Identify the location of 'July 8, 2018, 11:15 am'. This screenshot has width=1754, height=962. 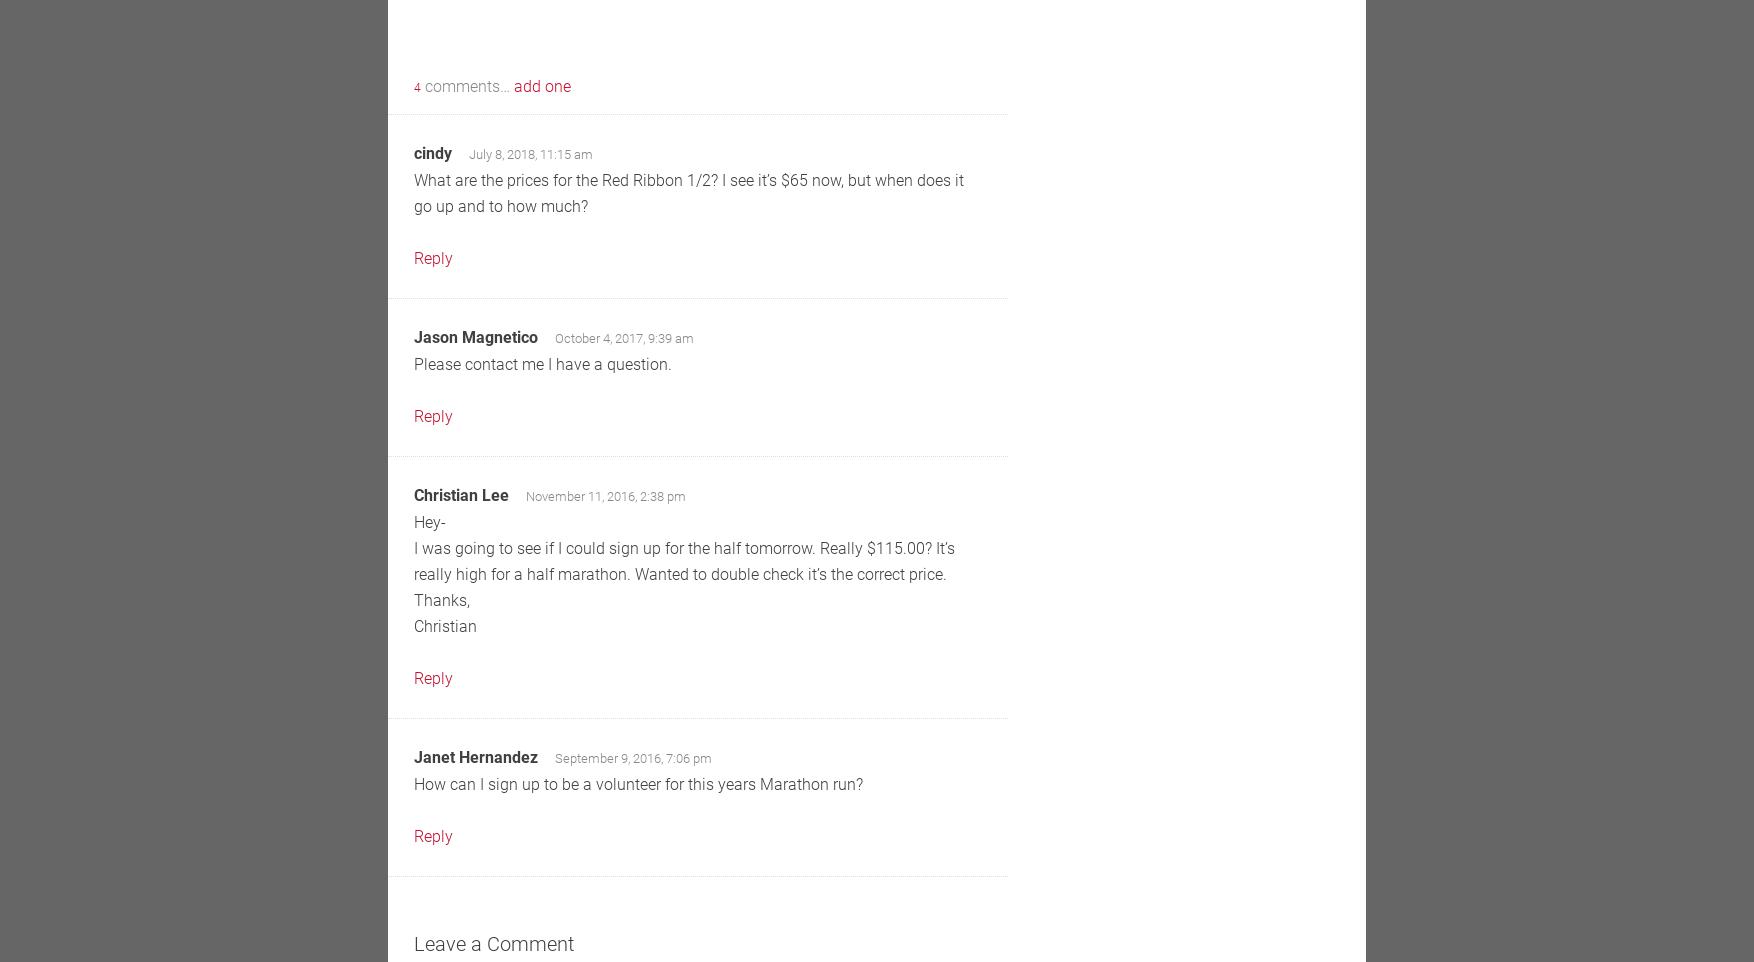
(530, 154).